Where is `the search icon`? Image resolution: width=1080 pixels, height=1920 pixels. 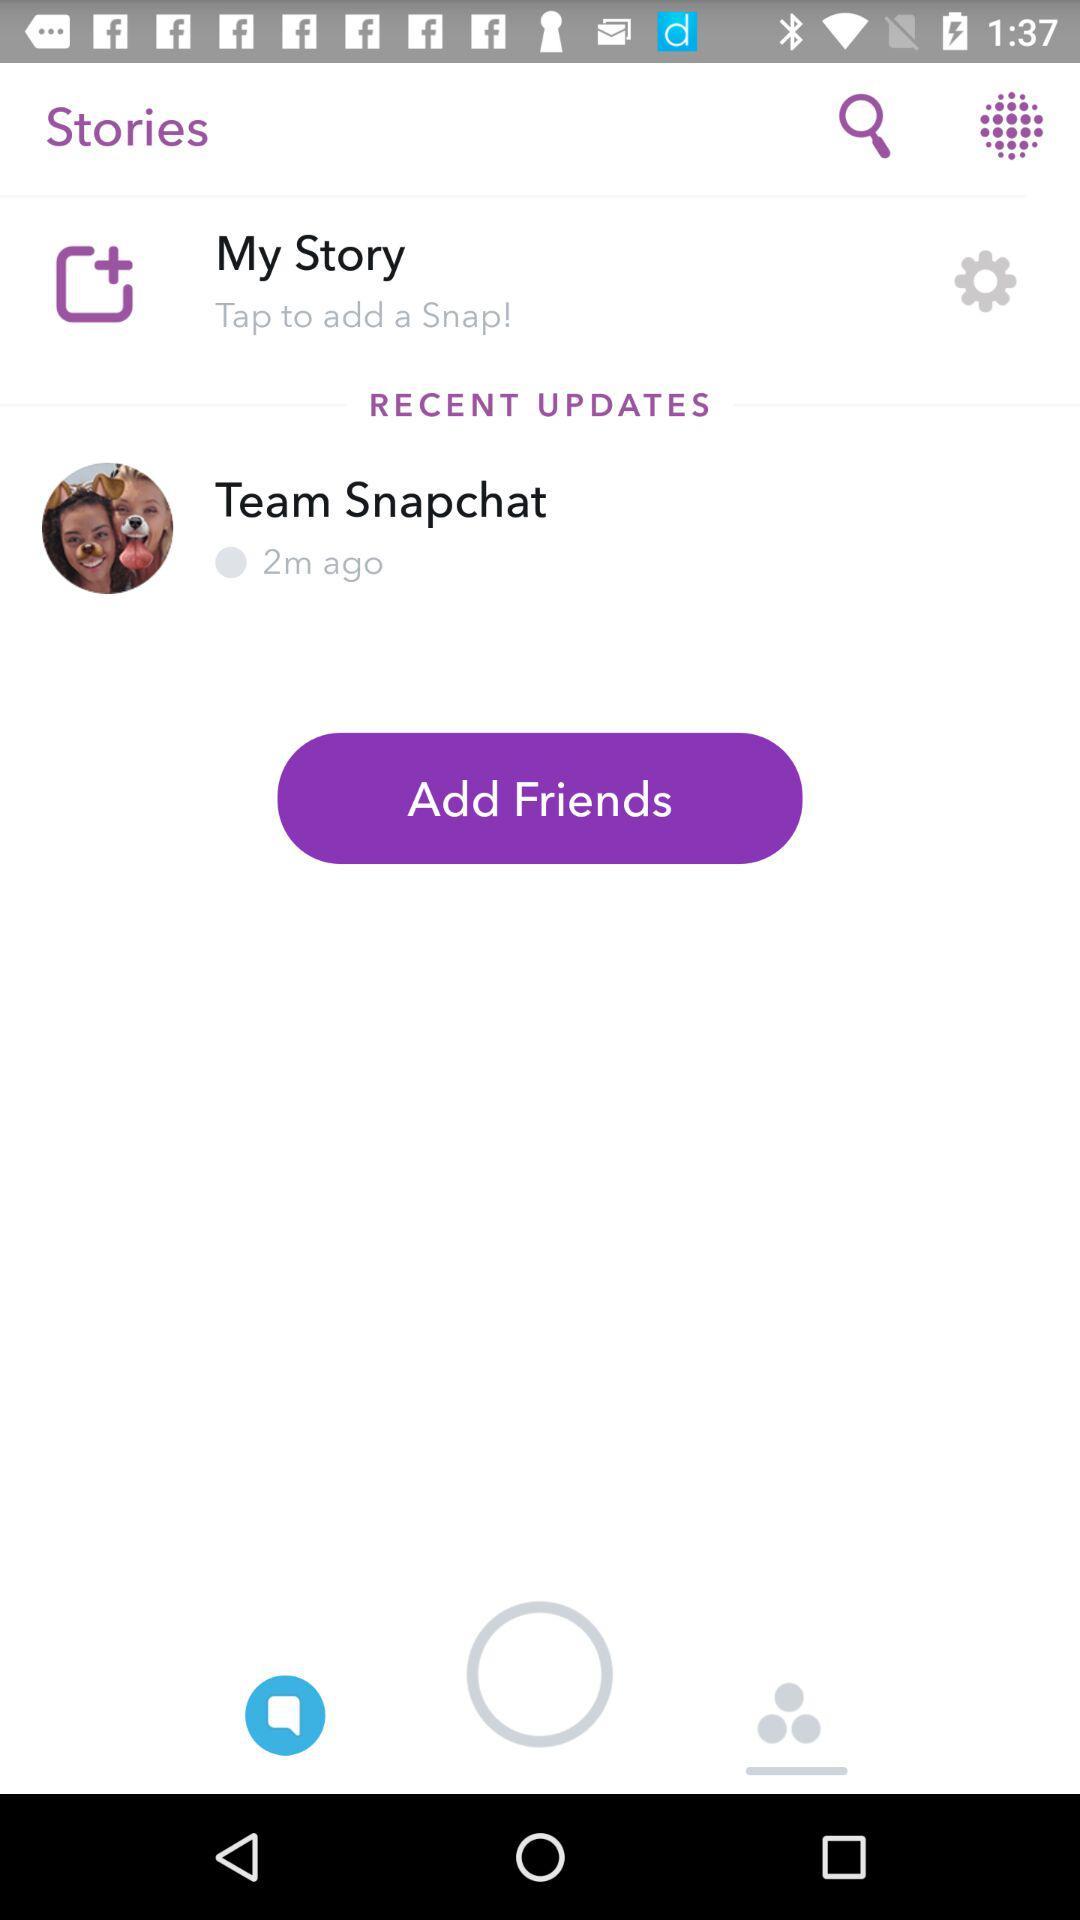
the search icon is located at coordinates (863, 124).